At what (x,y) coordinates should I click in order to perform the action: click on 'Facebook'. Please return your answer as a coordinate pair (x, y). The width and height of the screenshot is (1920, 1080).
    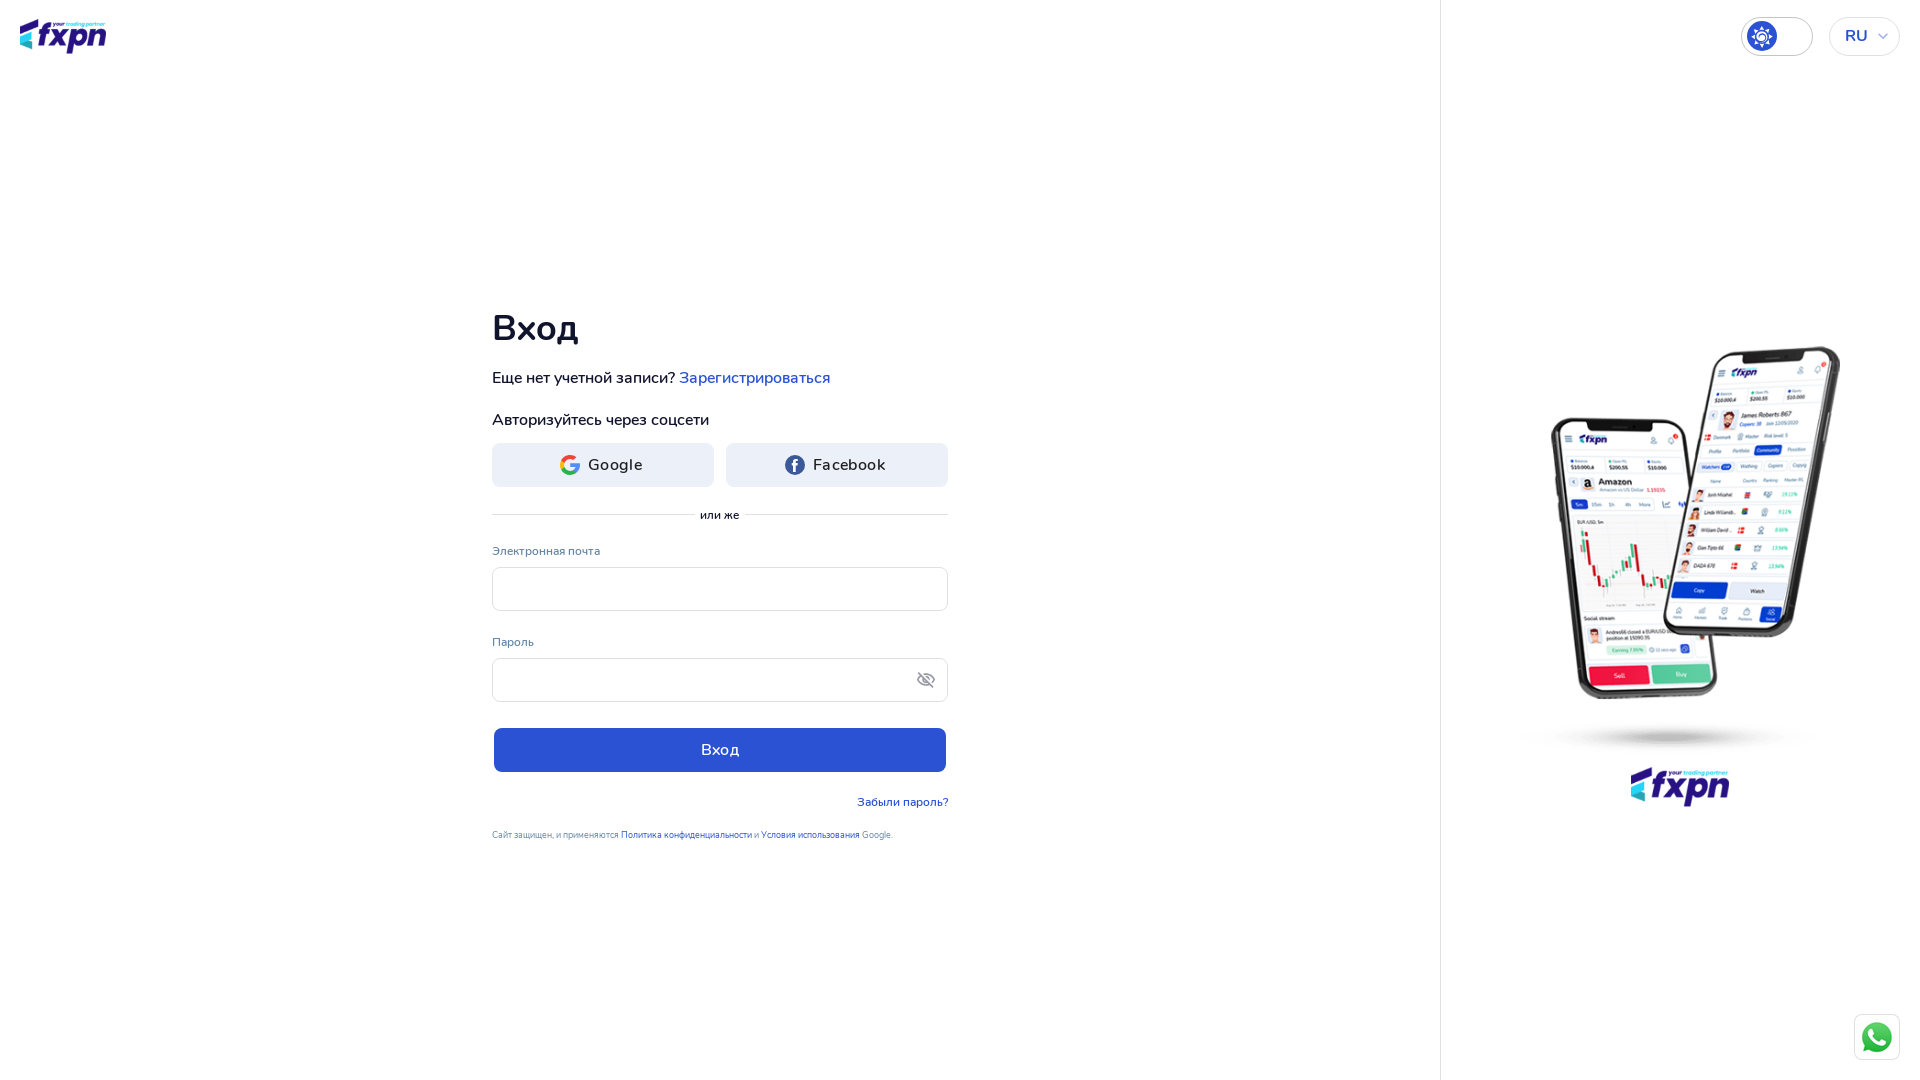
    Looking at the image, I should click on (836, 465).